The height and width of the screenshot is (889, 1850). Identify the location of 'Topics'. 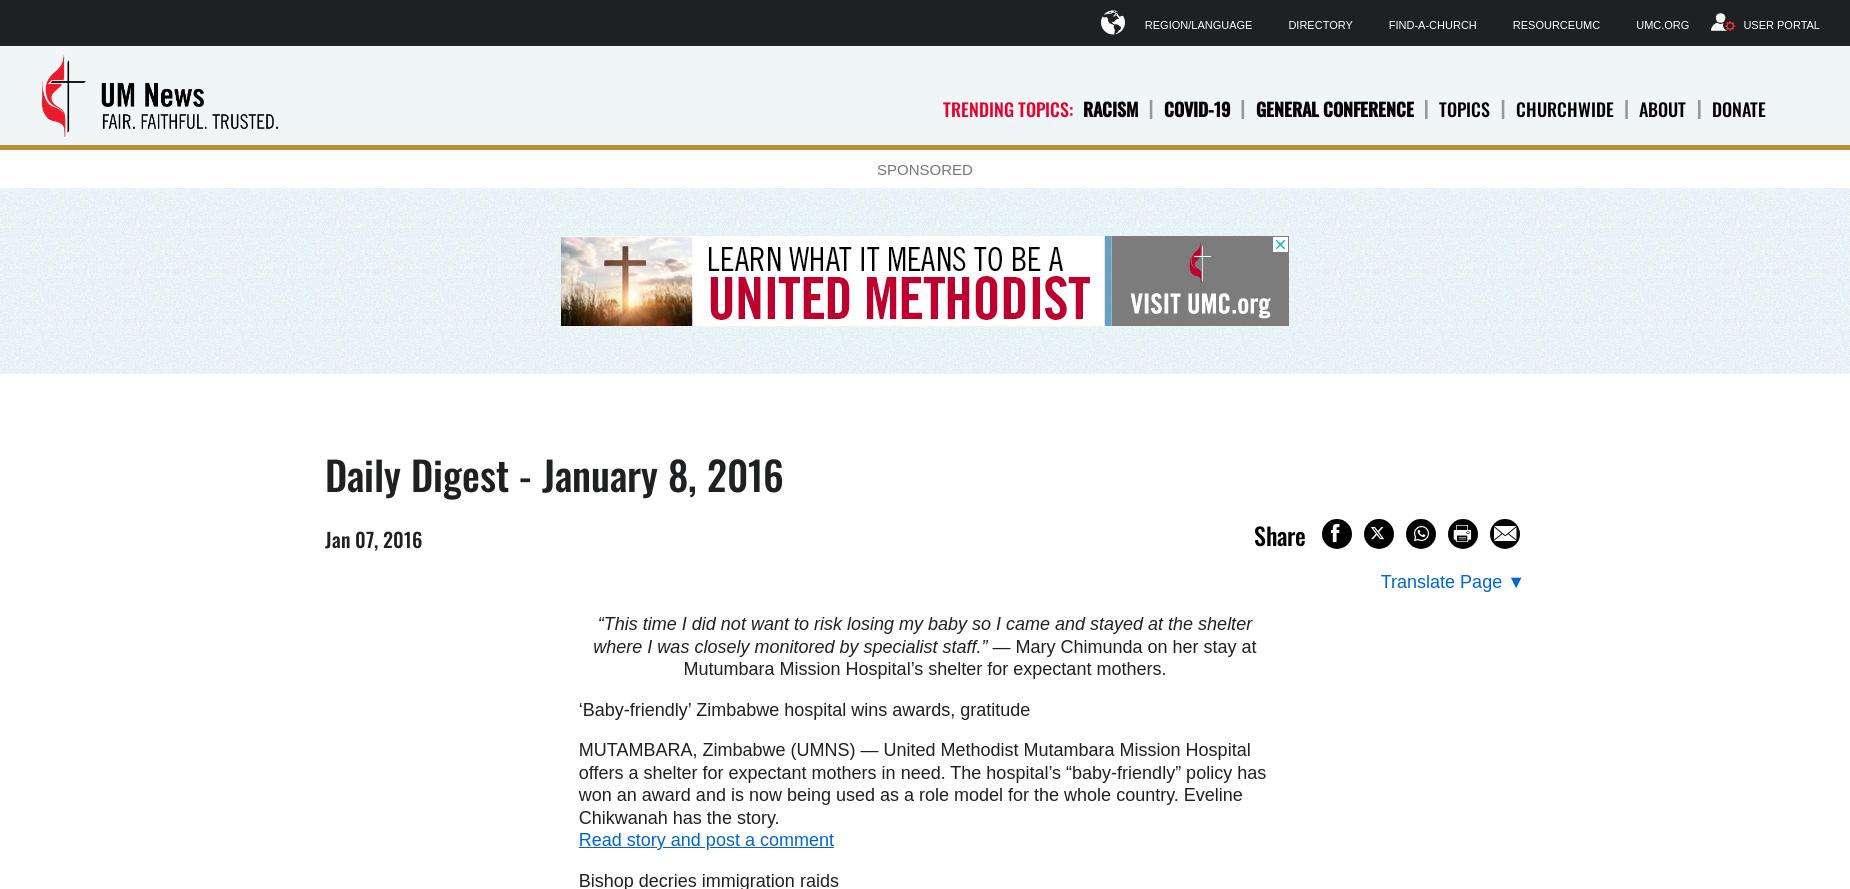
(1464, 107).